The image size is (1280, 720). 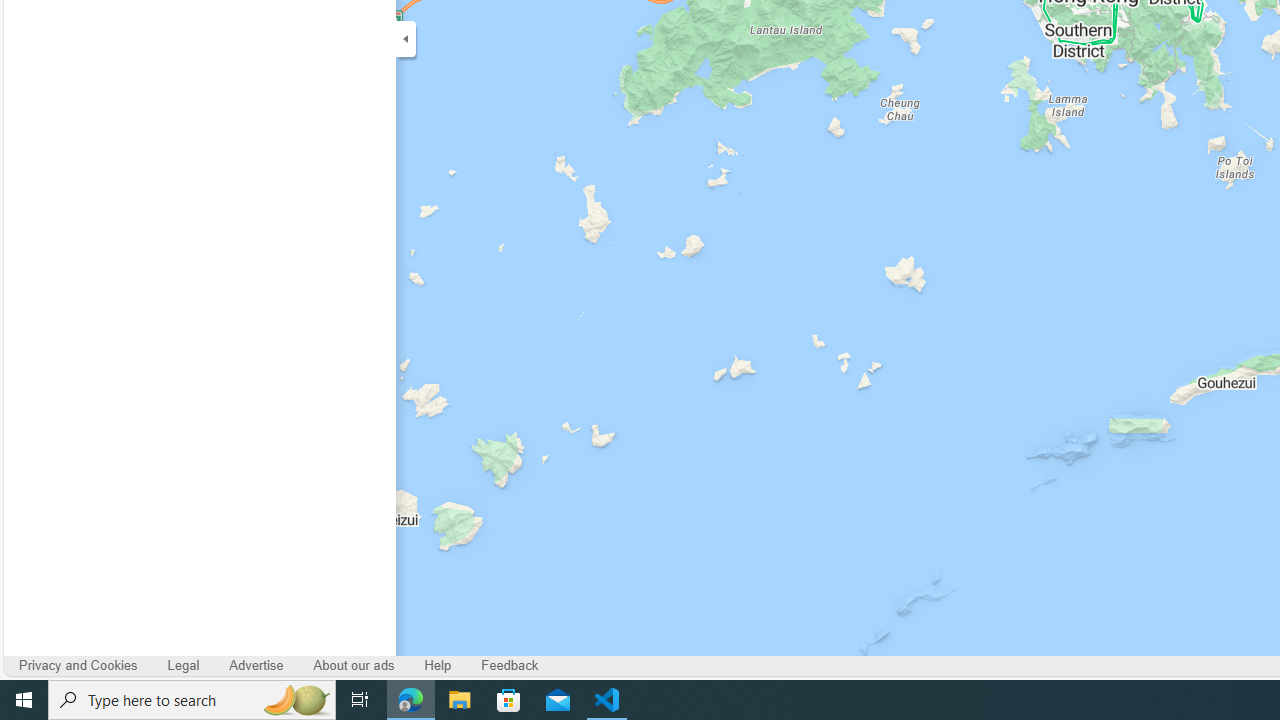 What do you see at coordinates (436, 665) in the screenshot?
I see `'Help'` at bounding box center [436, 665].